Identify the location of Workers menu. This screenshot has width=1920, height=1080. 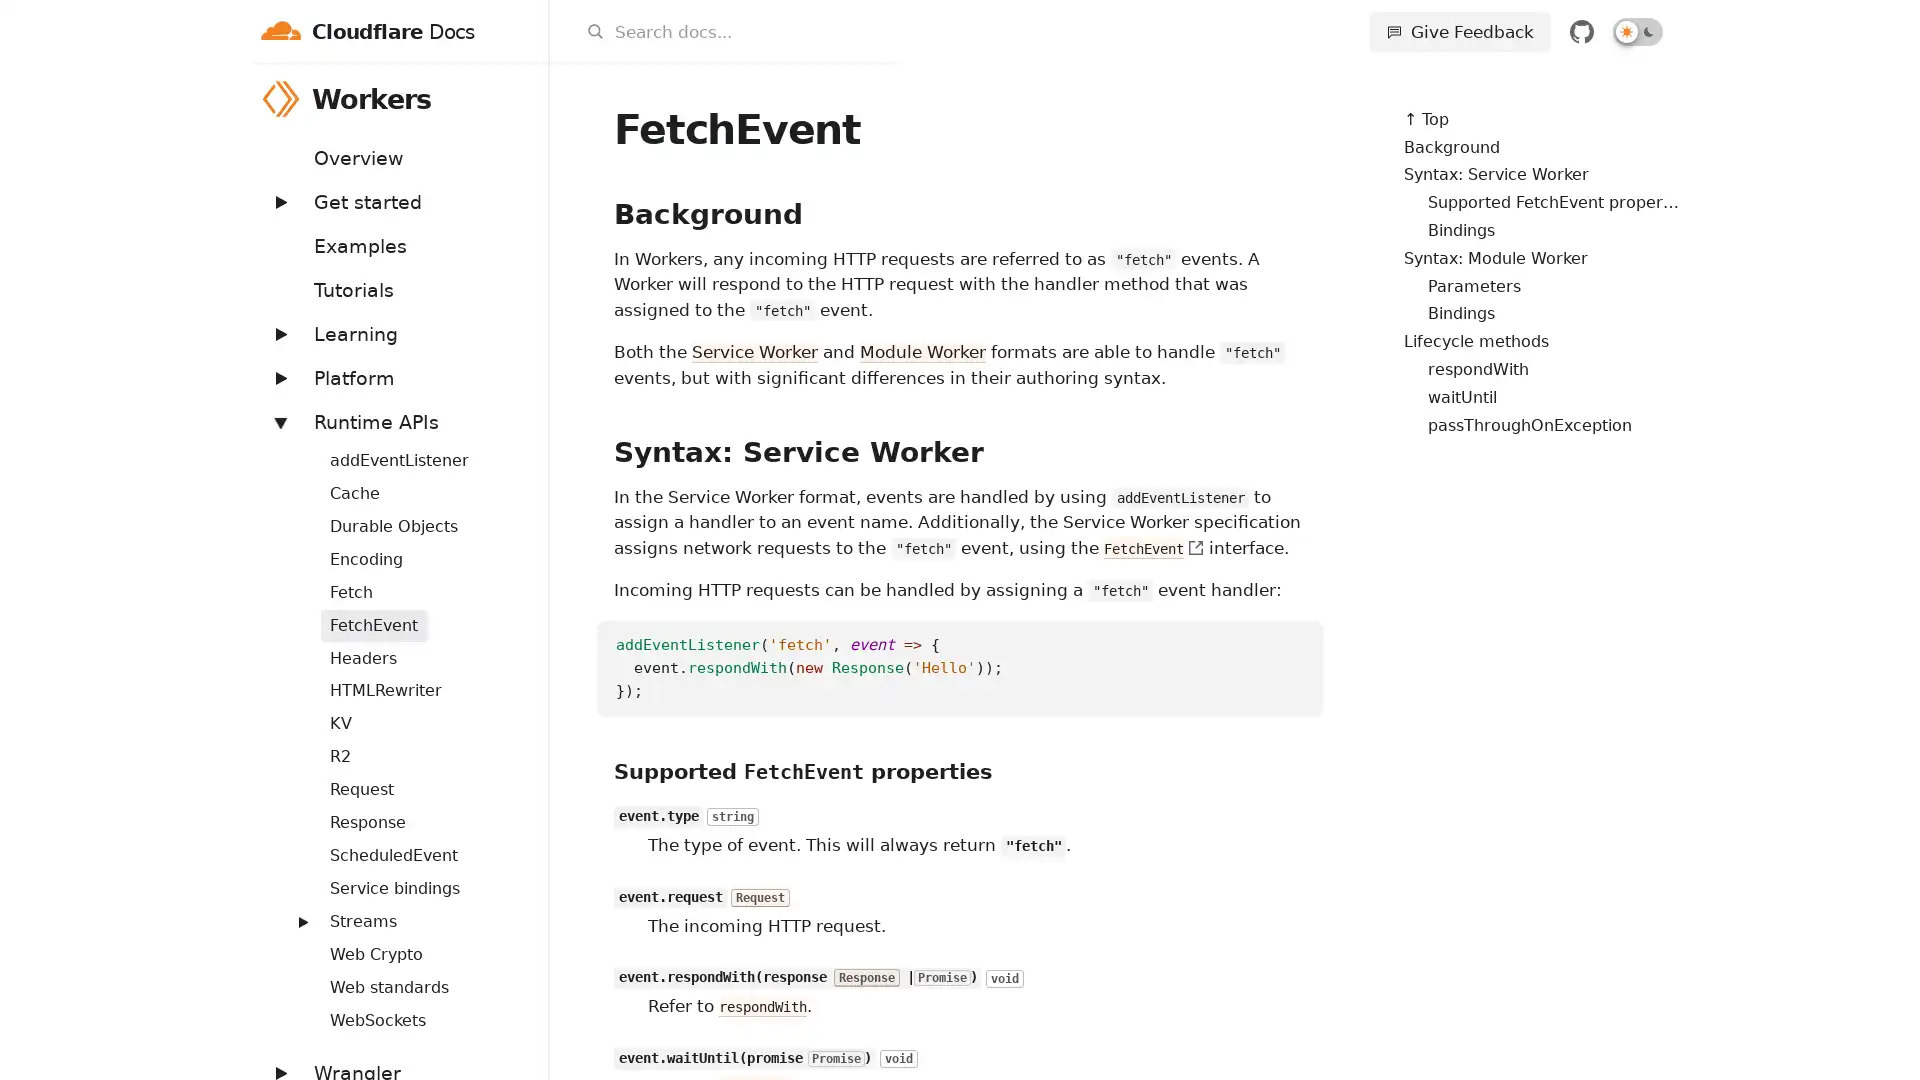
(522, 98).